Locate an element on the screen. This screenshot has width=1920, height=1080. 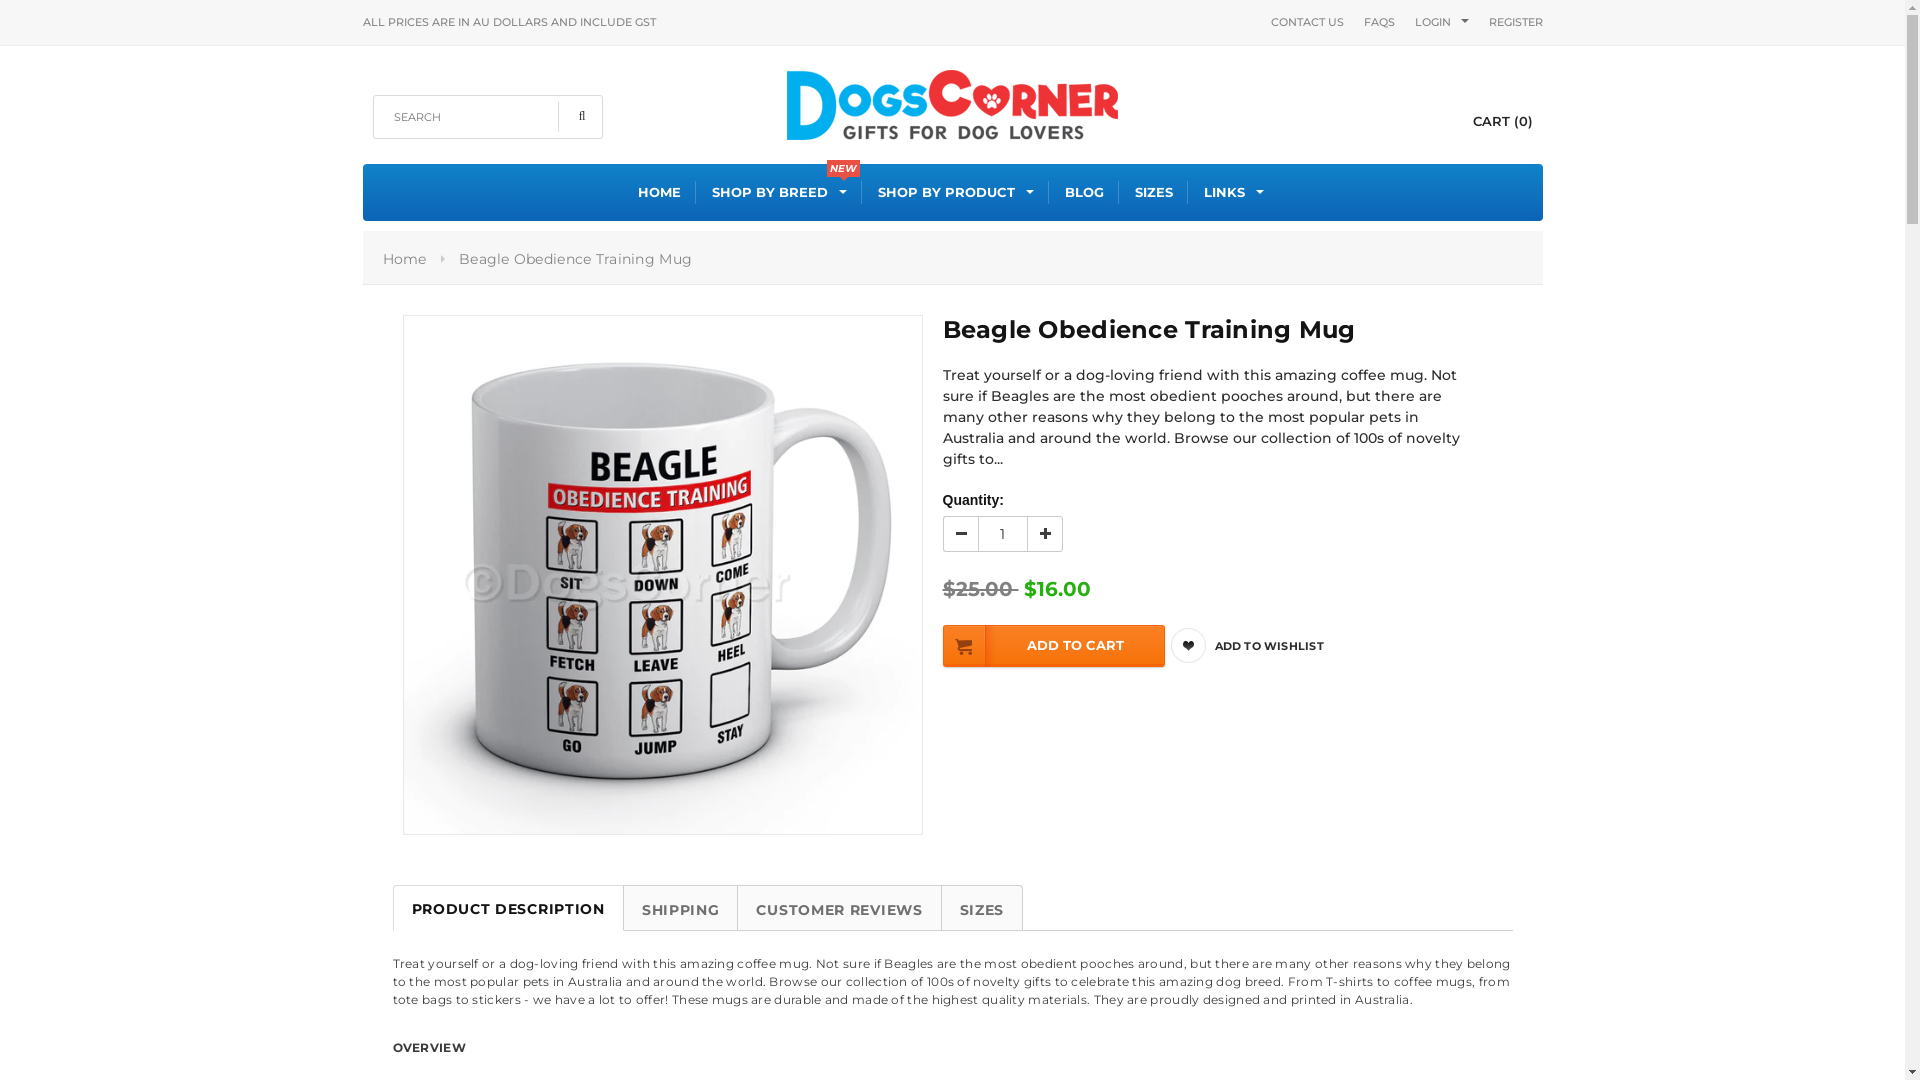
'ADD TO WISHLIST' is located at coordinates (1264, 645).